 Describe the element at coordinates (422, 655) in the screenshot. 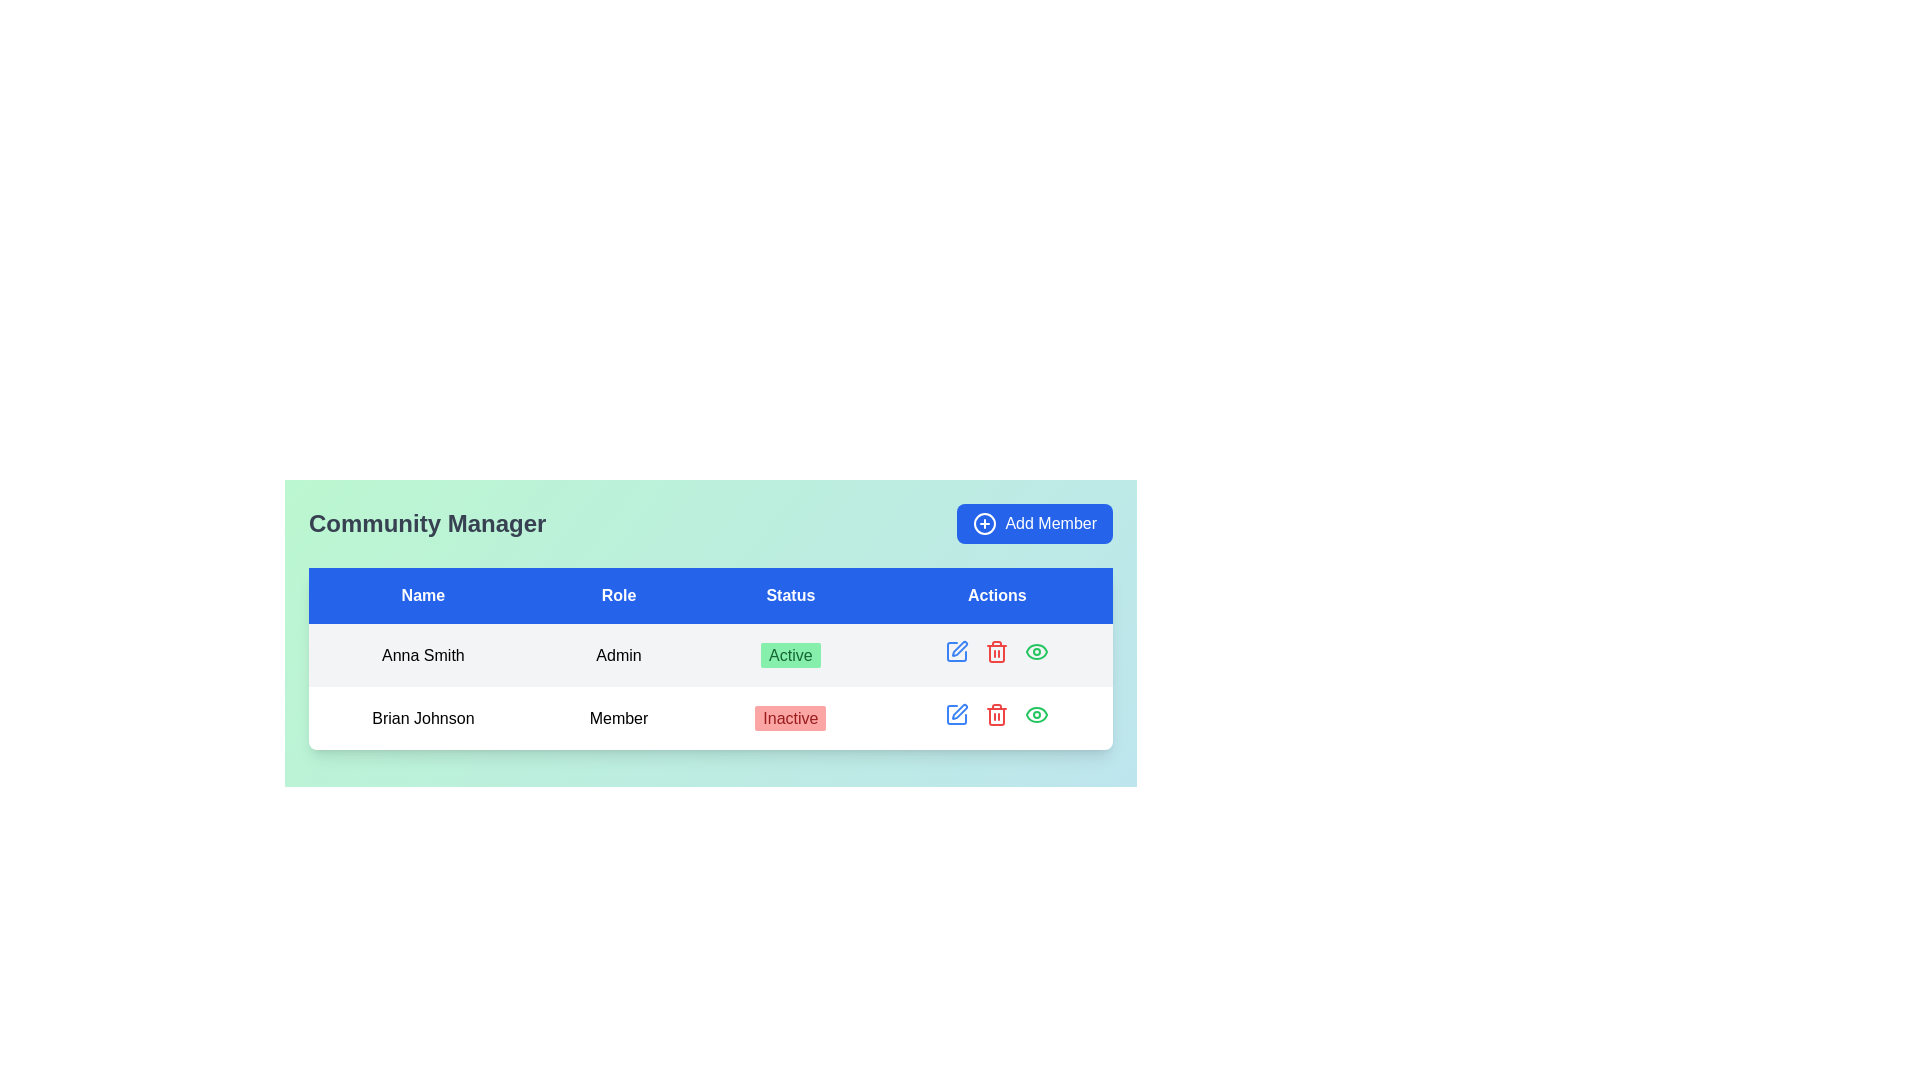

I see `the text display element containing 'Anna Smith', which is styled with center-aligned text in a table layout under the 'Name' header` at that location.